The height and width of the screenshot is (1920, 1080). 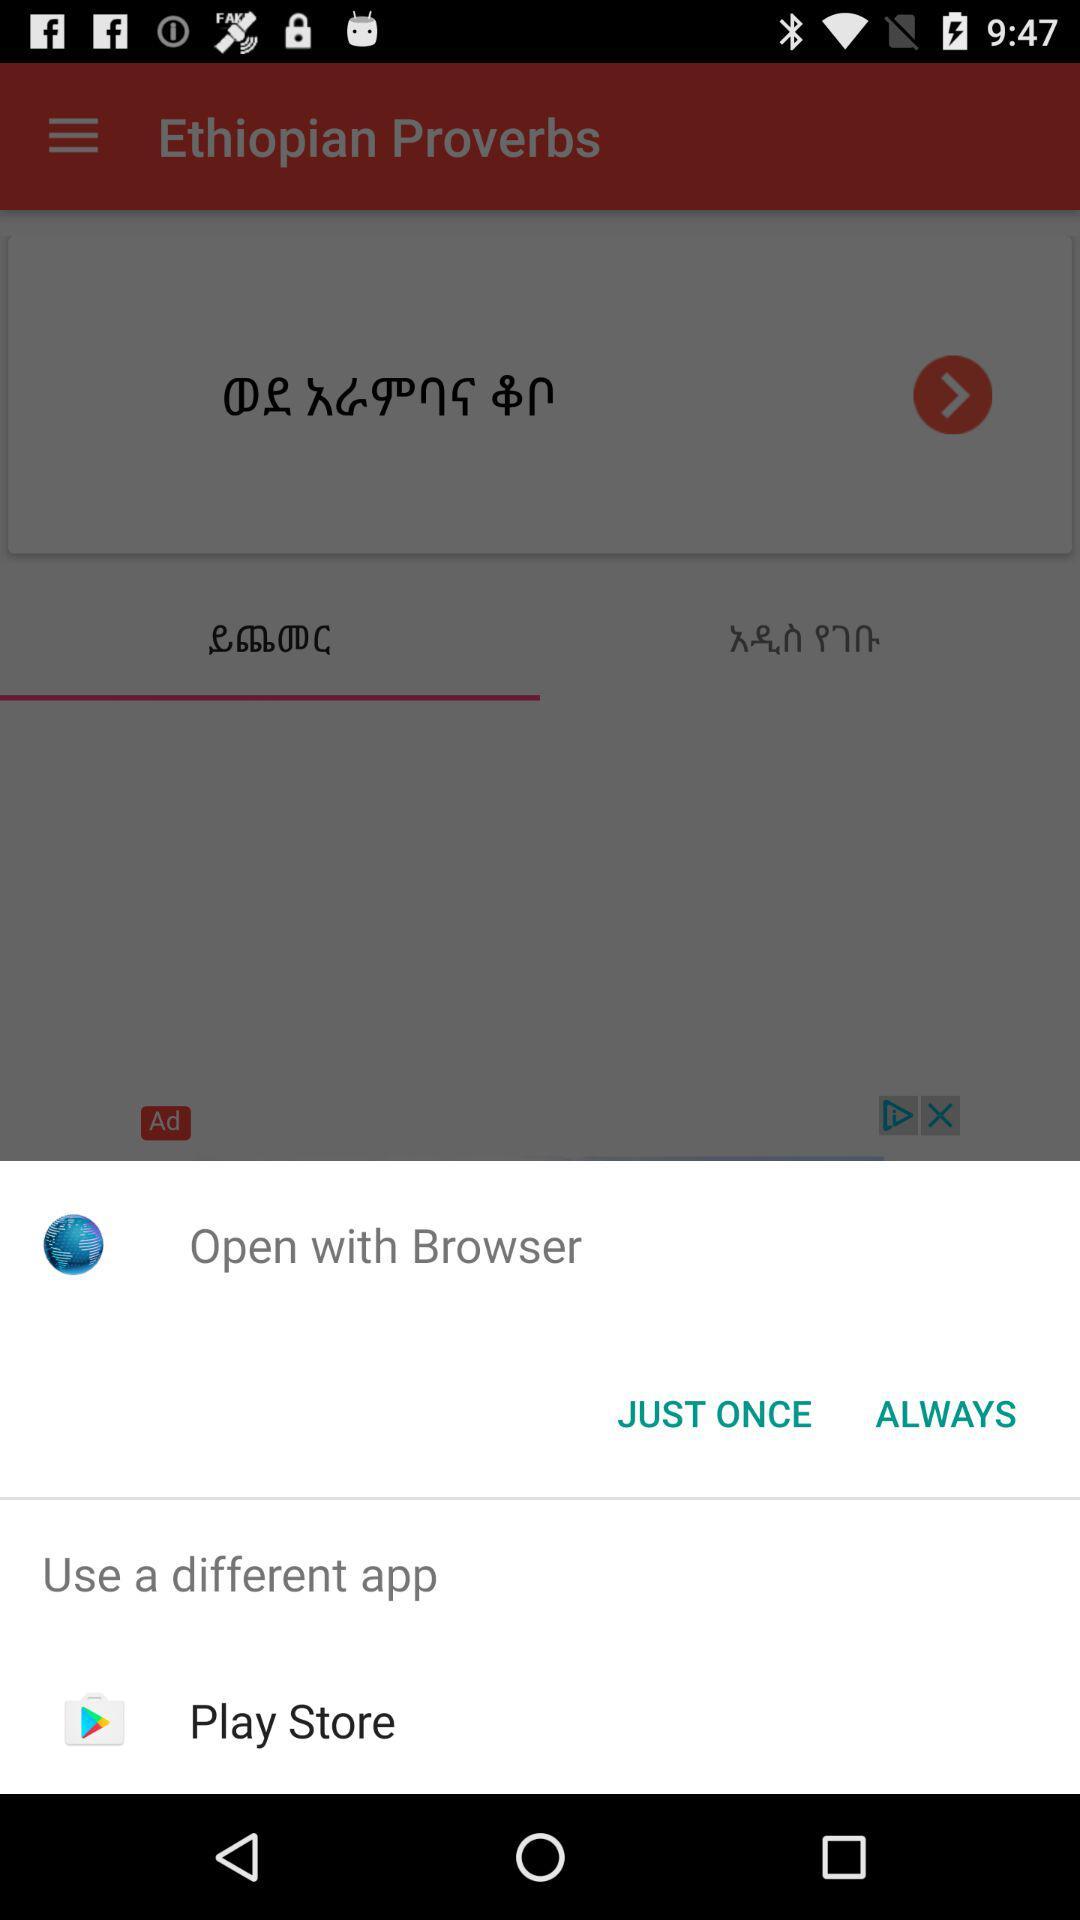 I want to click on button next to always icon, so click(x=713, y=1411).